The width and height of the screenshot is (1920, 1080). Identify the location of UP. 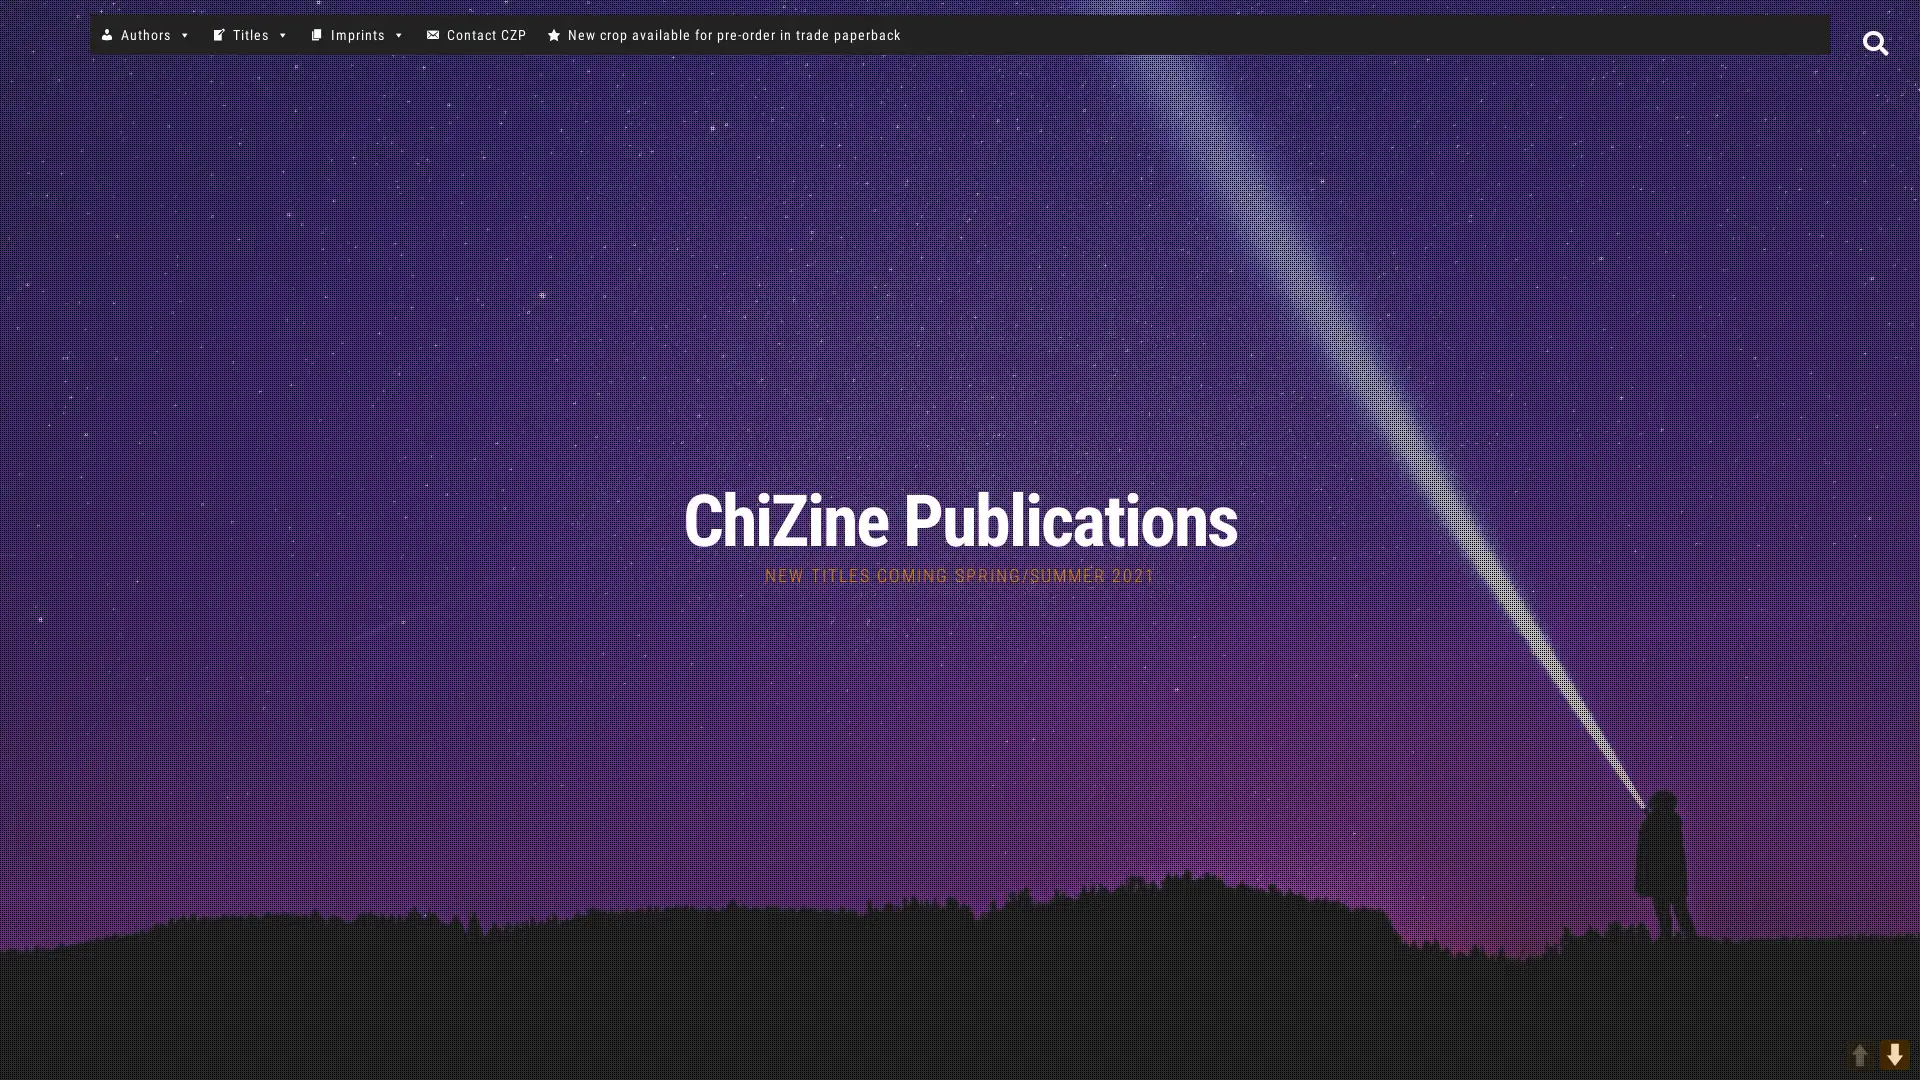
(1859, 1054).